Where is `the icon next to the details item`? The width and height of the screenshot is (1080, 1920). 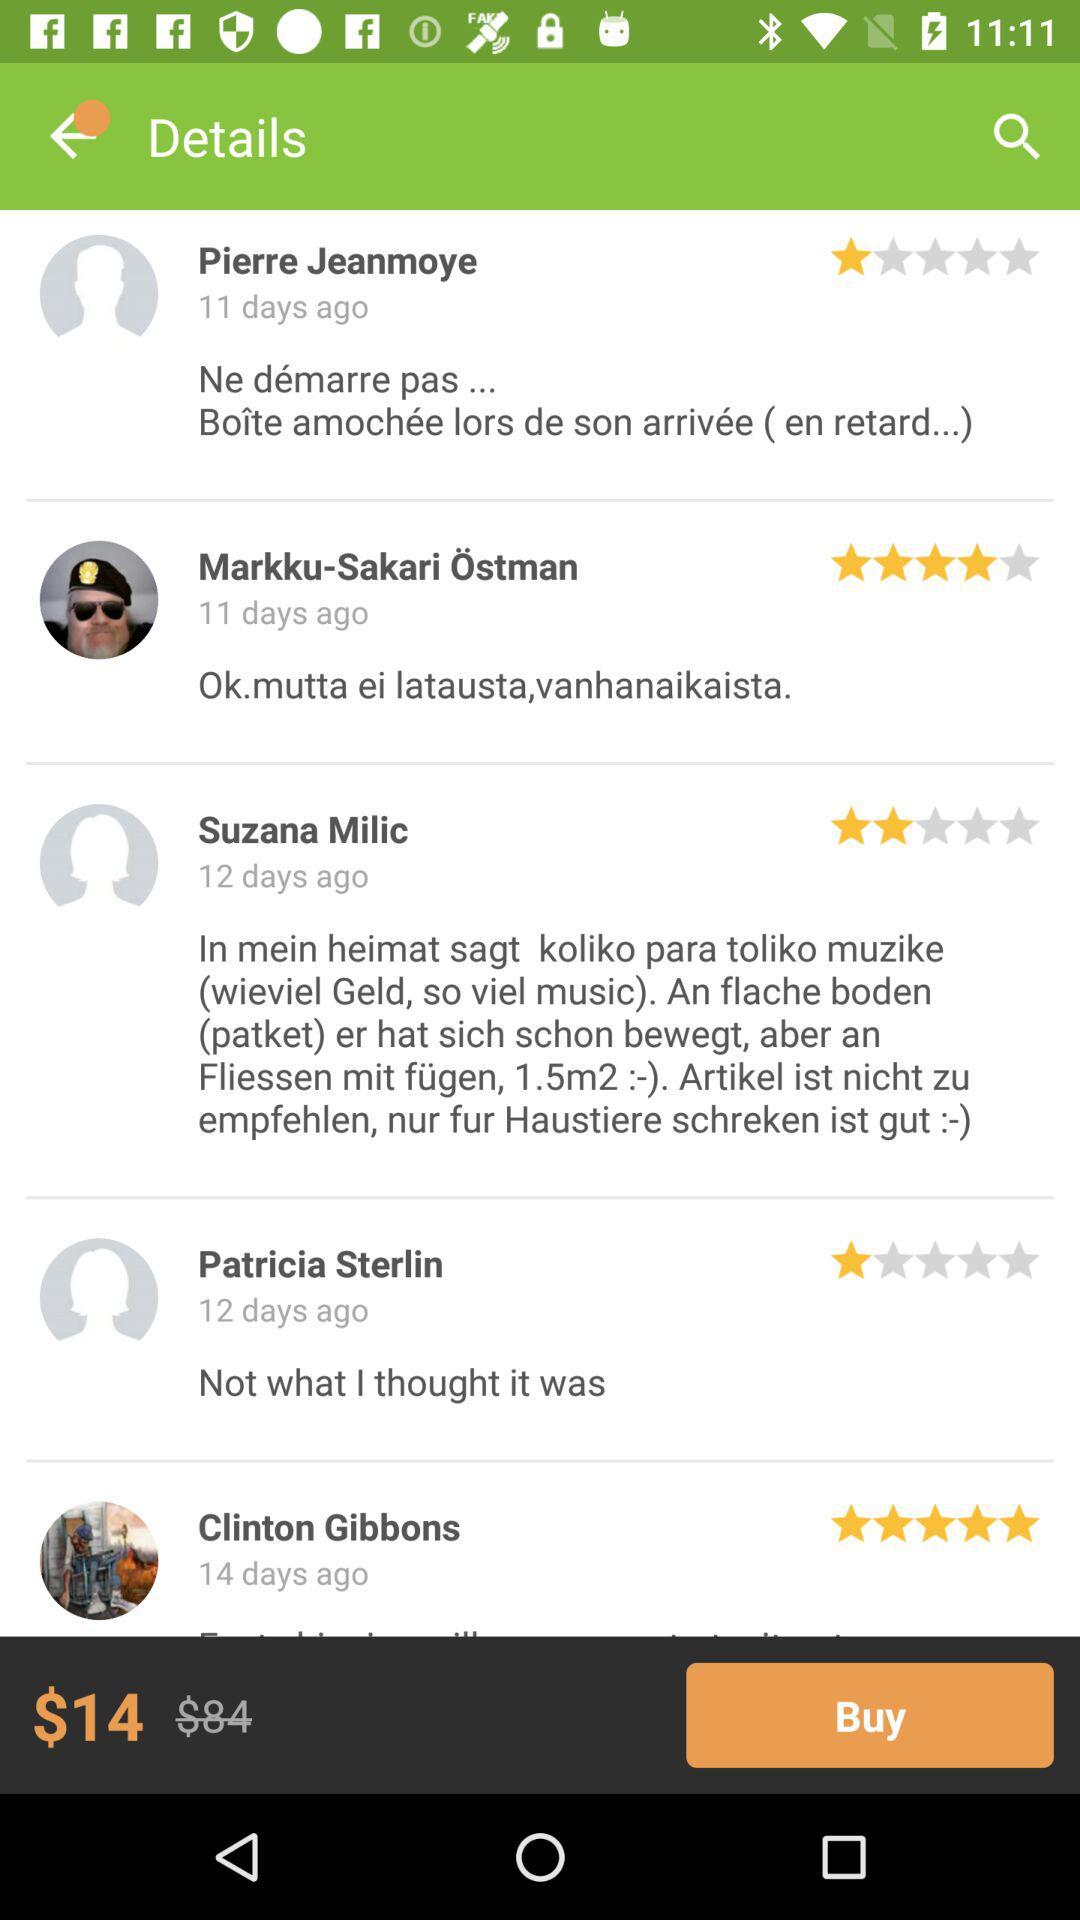 the icon next to the details item is located at coordinates (72, 135).